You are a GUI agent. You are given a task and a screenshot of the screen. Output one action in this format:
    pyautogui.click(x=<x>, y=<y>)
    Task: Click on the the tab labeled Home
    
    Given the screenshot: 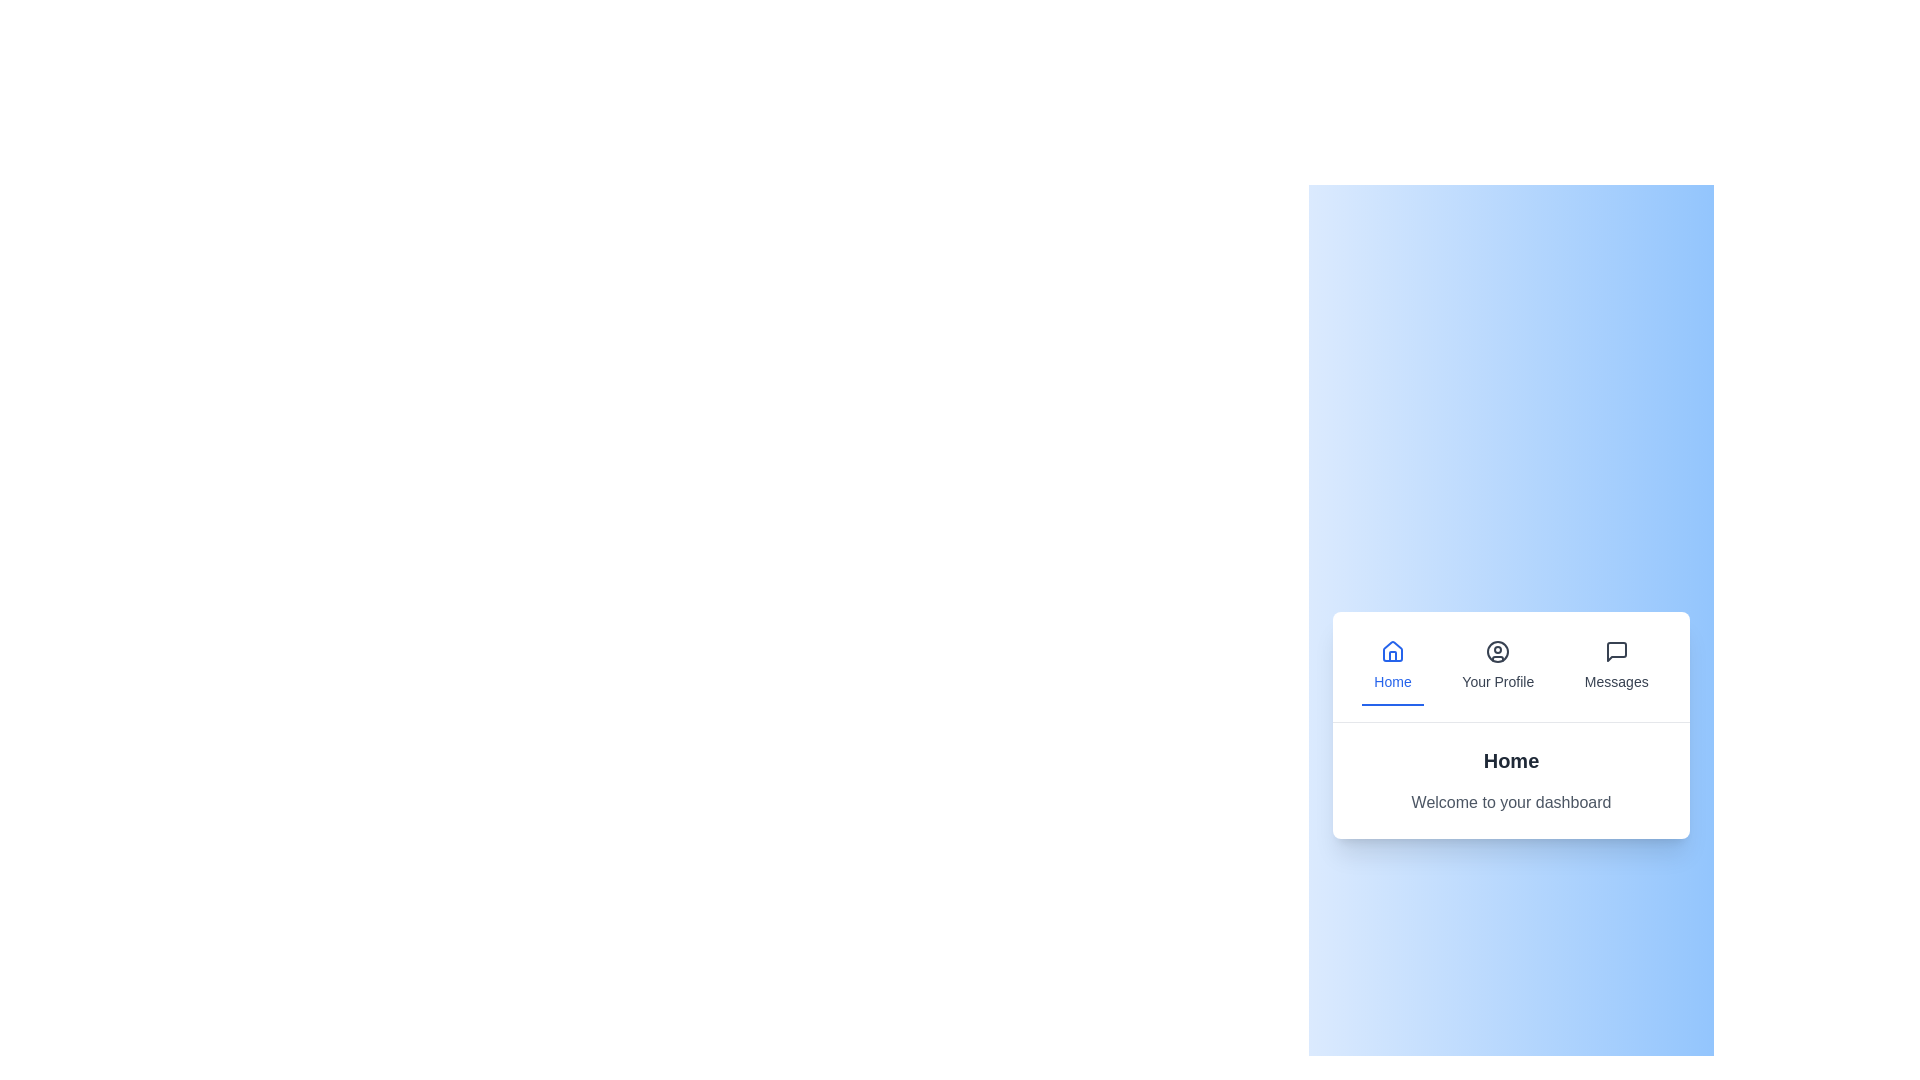 What is the action you would take?
    pyautogui.click(x=1391, y=666)
    